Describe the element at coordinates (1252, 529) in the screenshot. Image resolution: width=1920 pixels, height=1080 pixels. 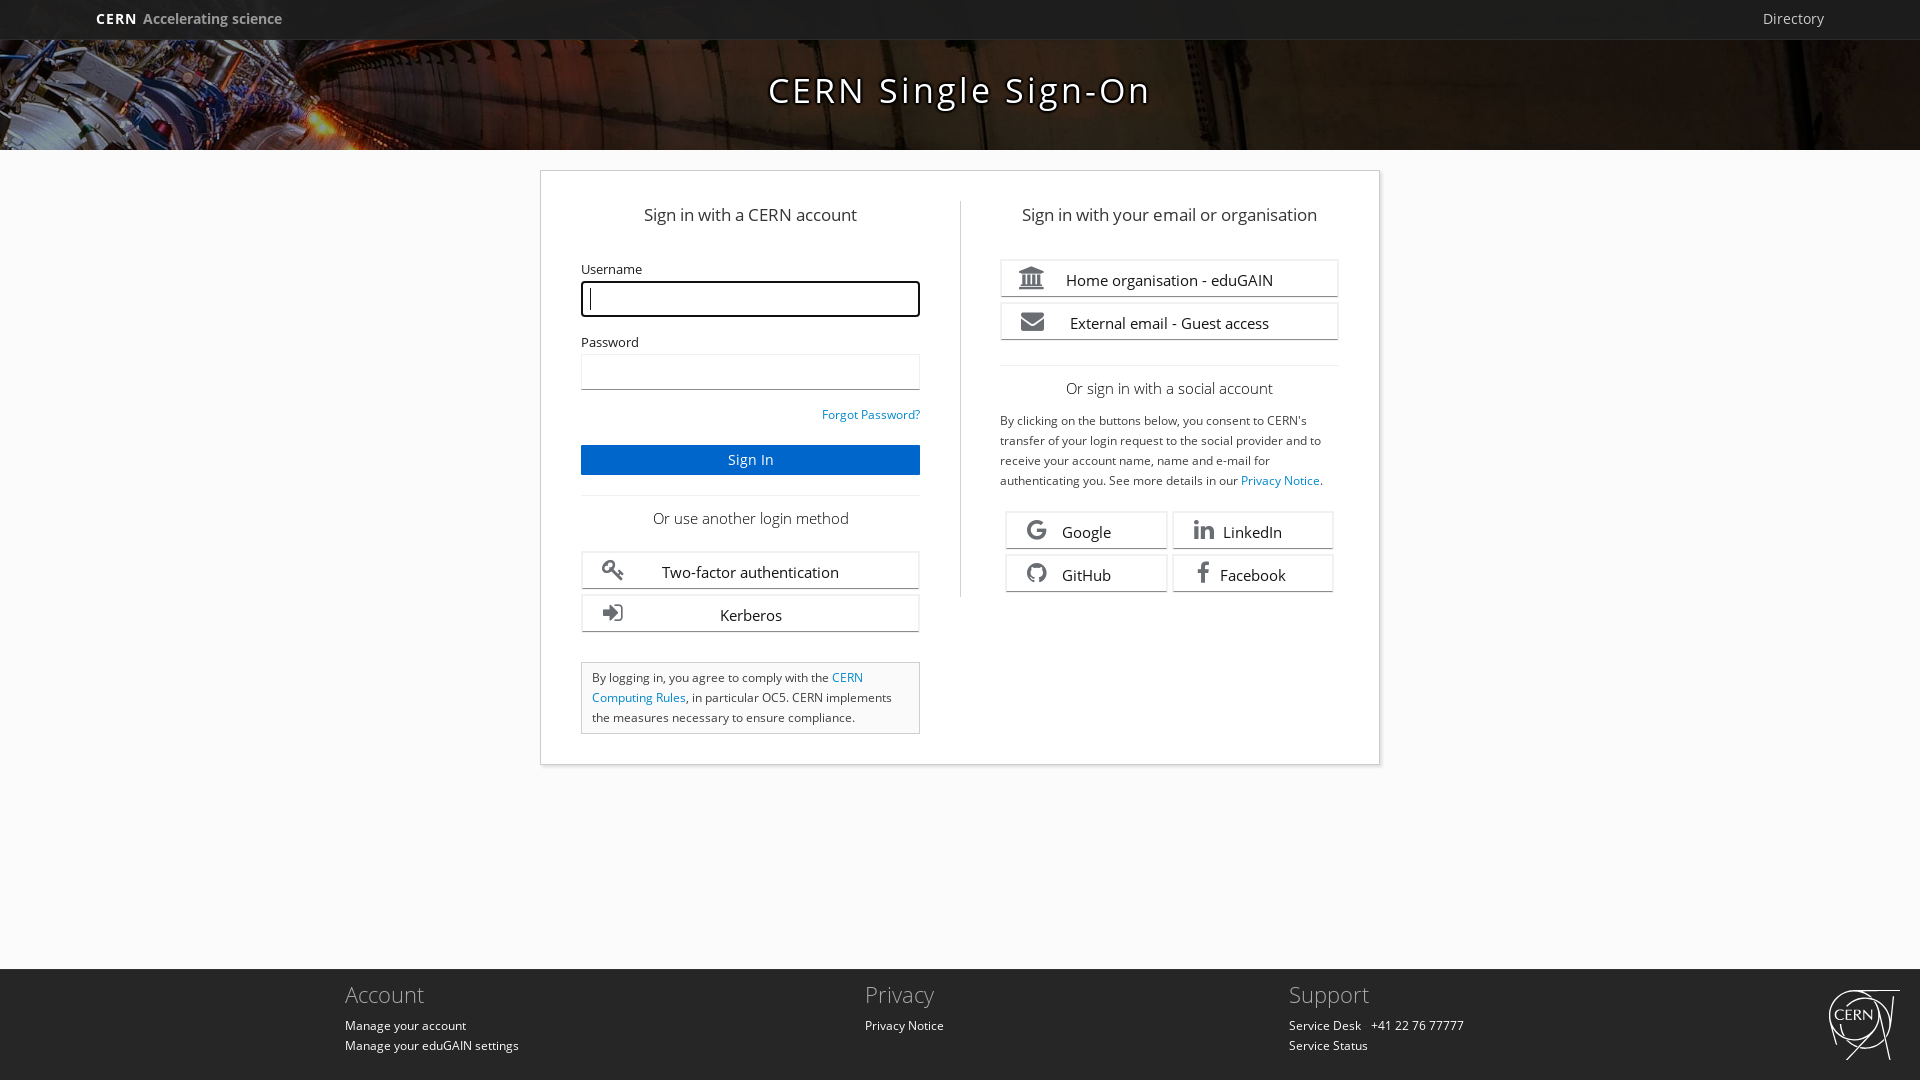
I see `'LinkedIn'` at that location.